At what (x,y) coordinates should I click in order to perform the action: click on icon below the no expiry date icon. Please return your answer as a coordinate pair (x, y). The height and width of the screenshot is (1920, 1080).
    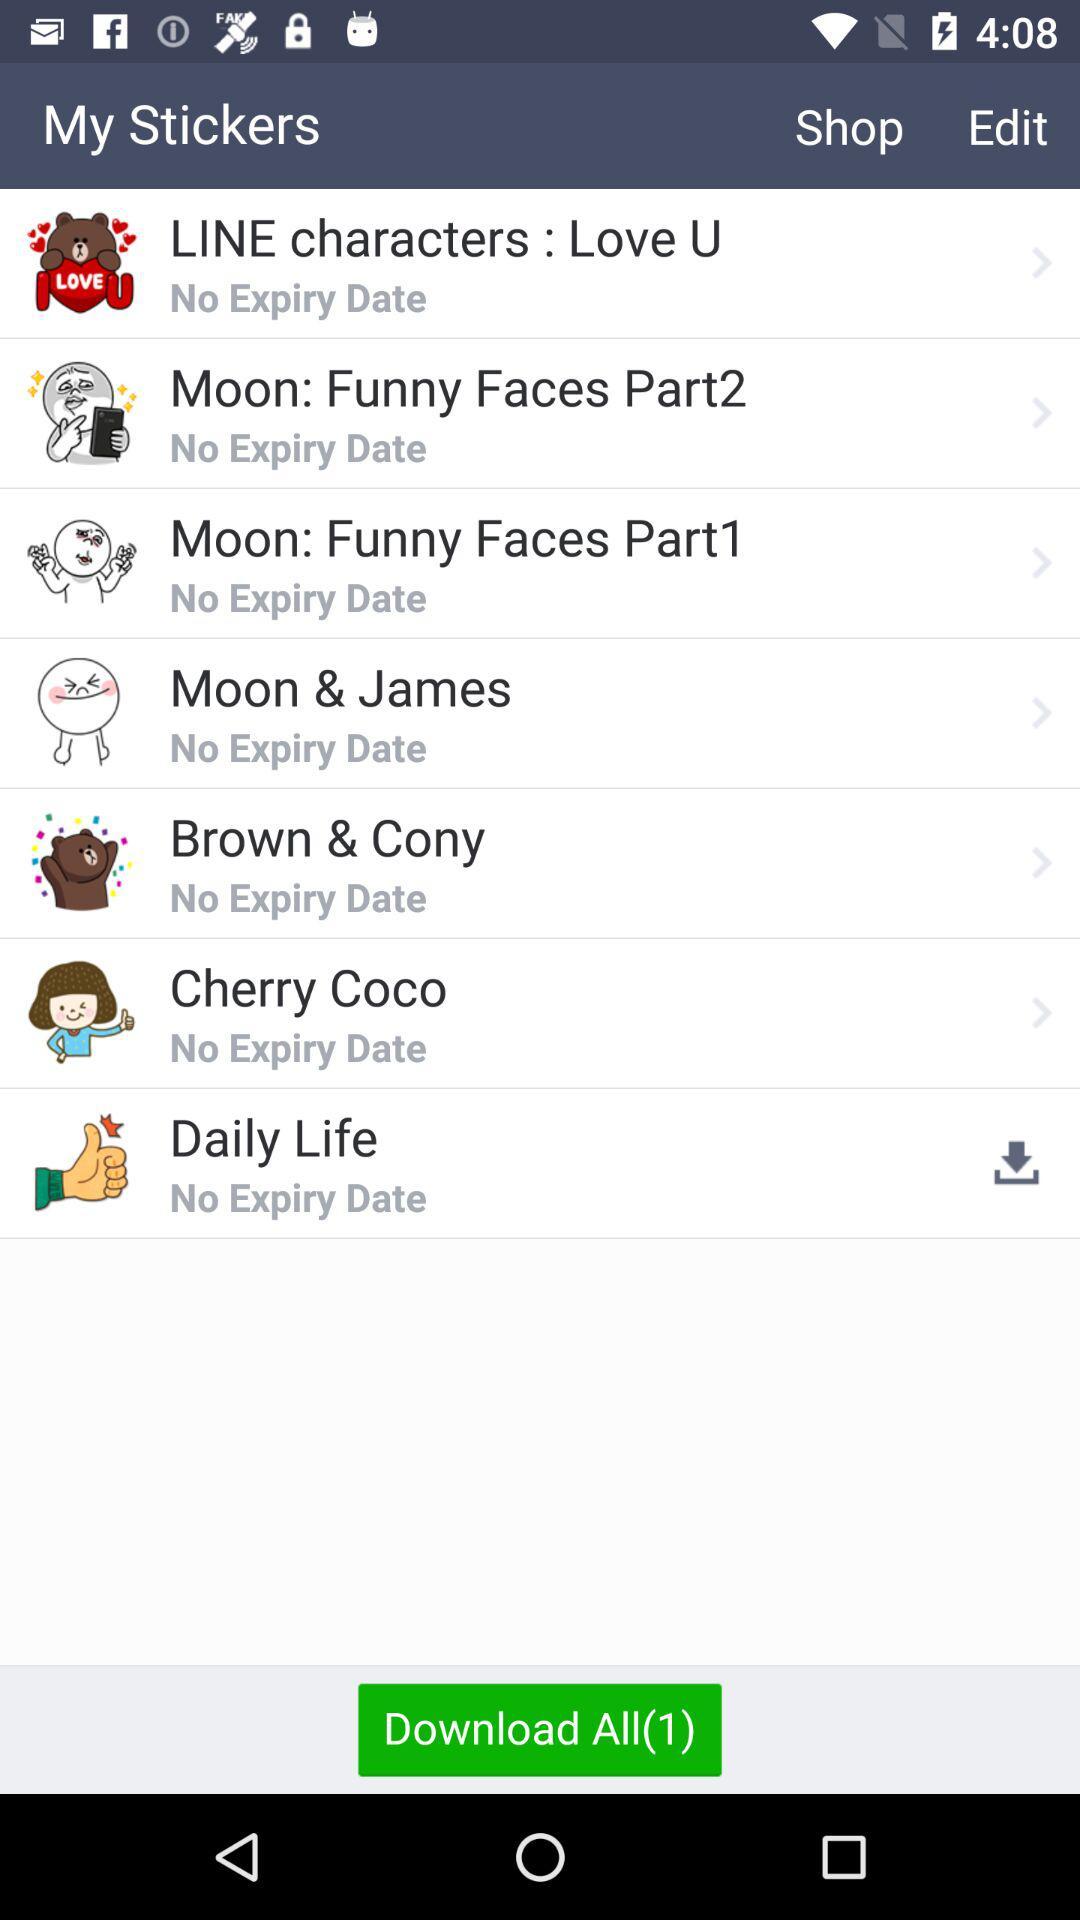
    Looking at the image, I should click on (540, 1728).